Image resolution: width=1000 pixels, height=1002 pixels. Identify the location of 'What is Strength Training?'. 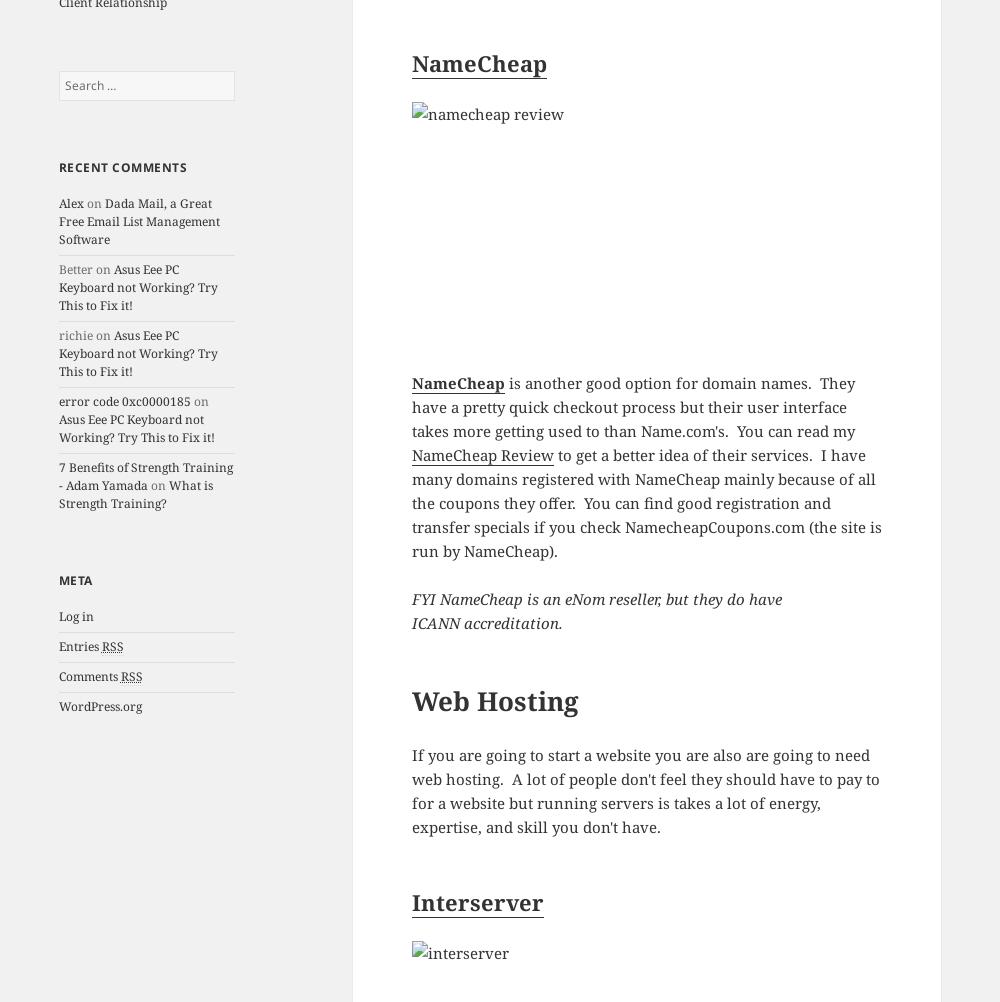
(135, 493).